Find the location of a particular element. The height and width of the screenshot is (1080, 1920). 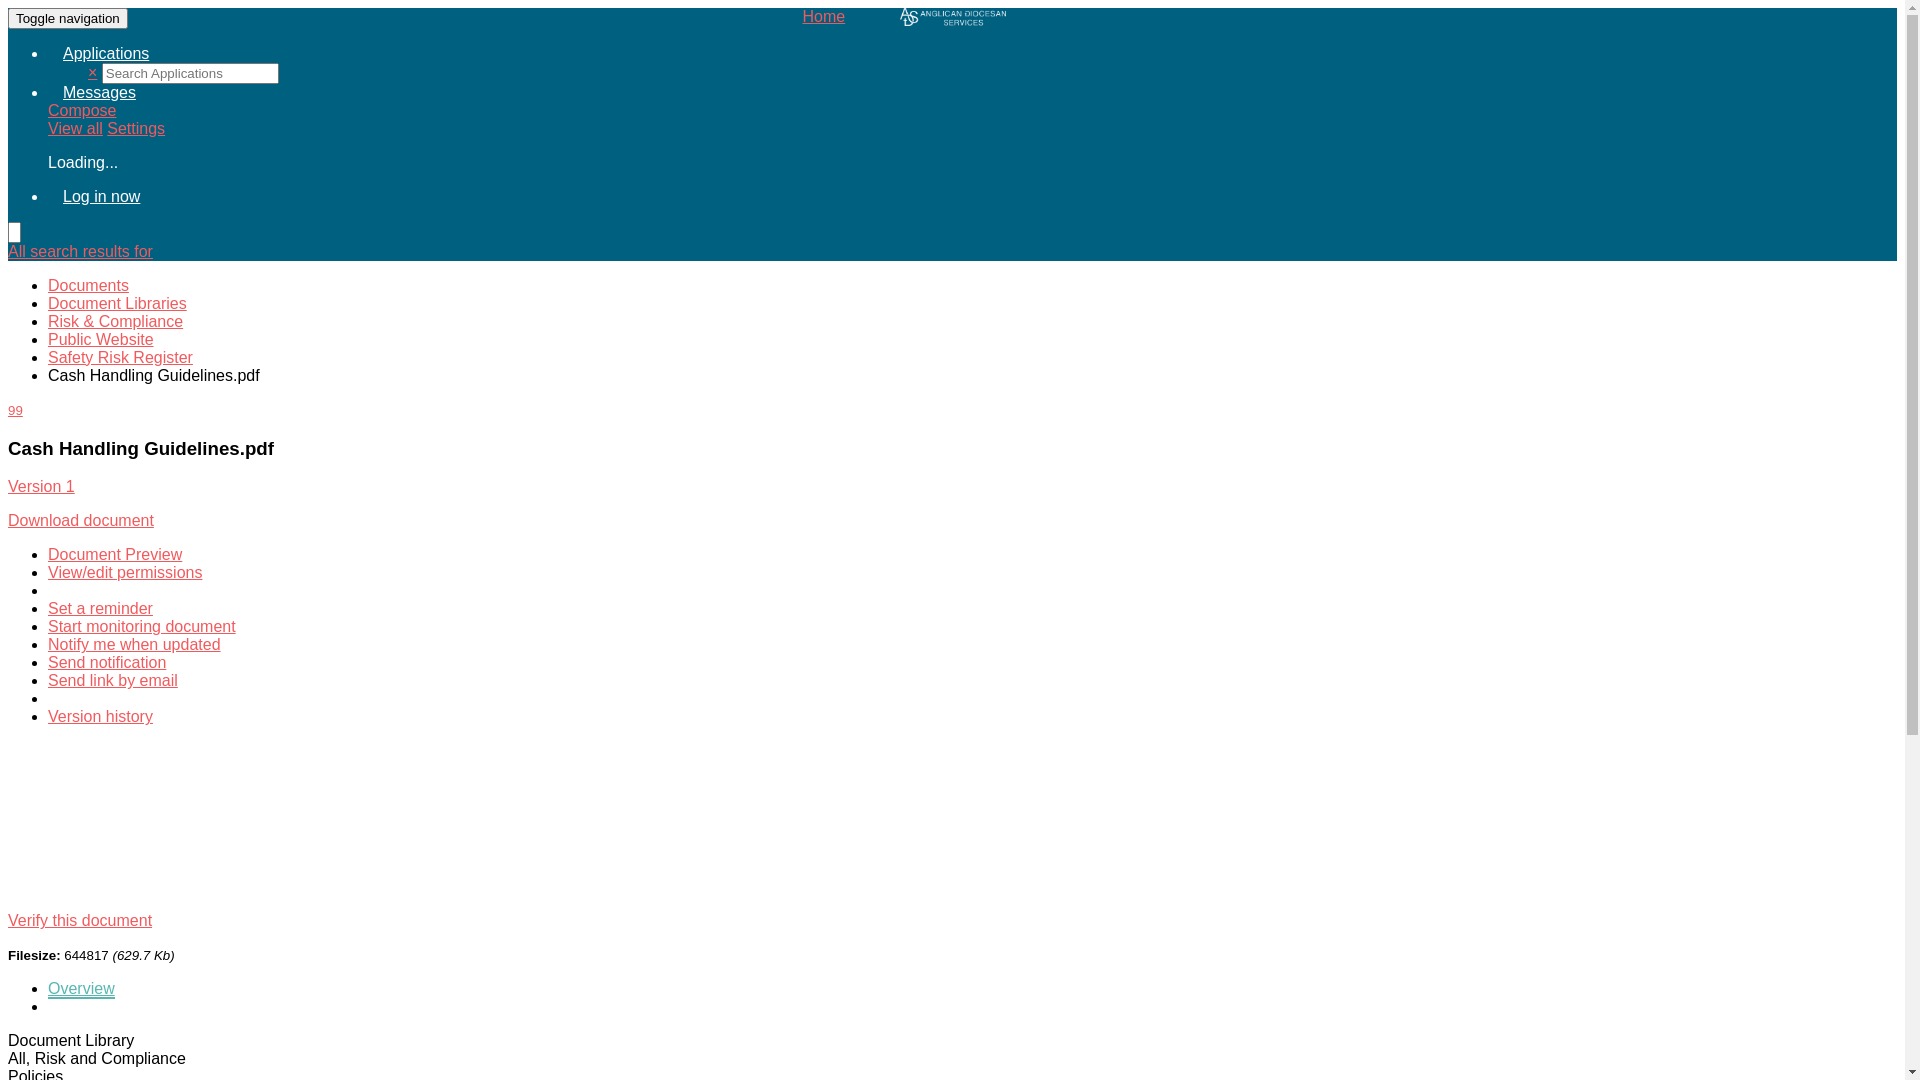

'Send notification' is located at coordinates (105, 662).